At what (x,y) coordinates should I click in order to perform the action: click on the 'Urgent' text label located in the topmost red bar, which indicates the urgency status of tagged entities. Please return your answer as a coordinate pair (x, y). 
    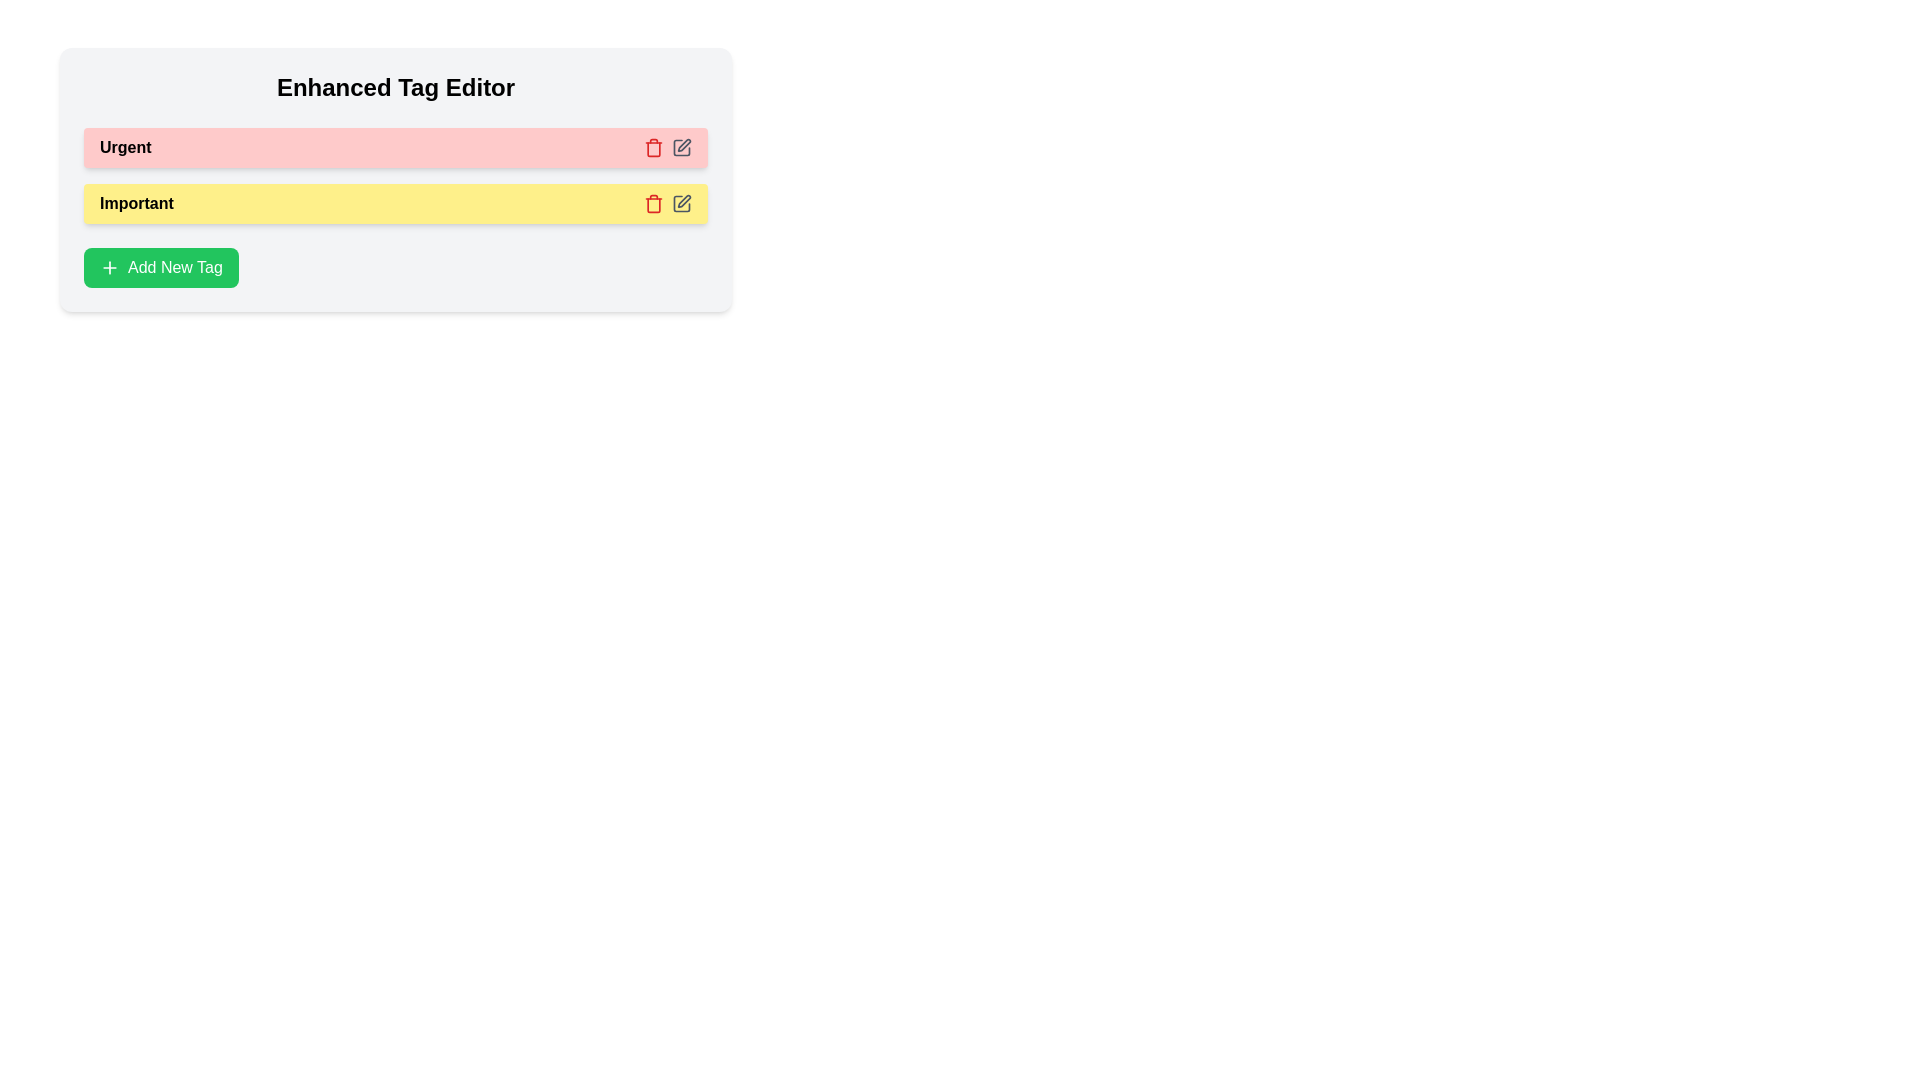
    Looking at the image, I should click on (124, 146).